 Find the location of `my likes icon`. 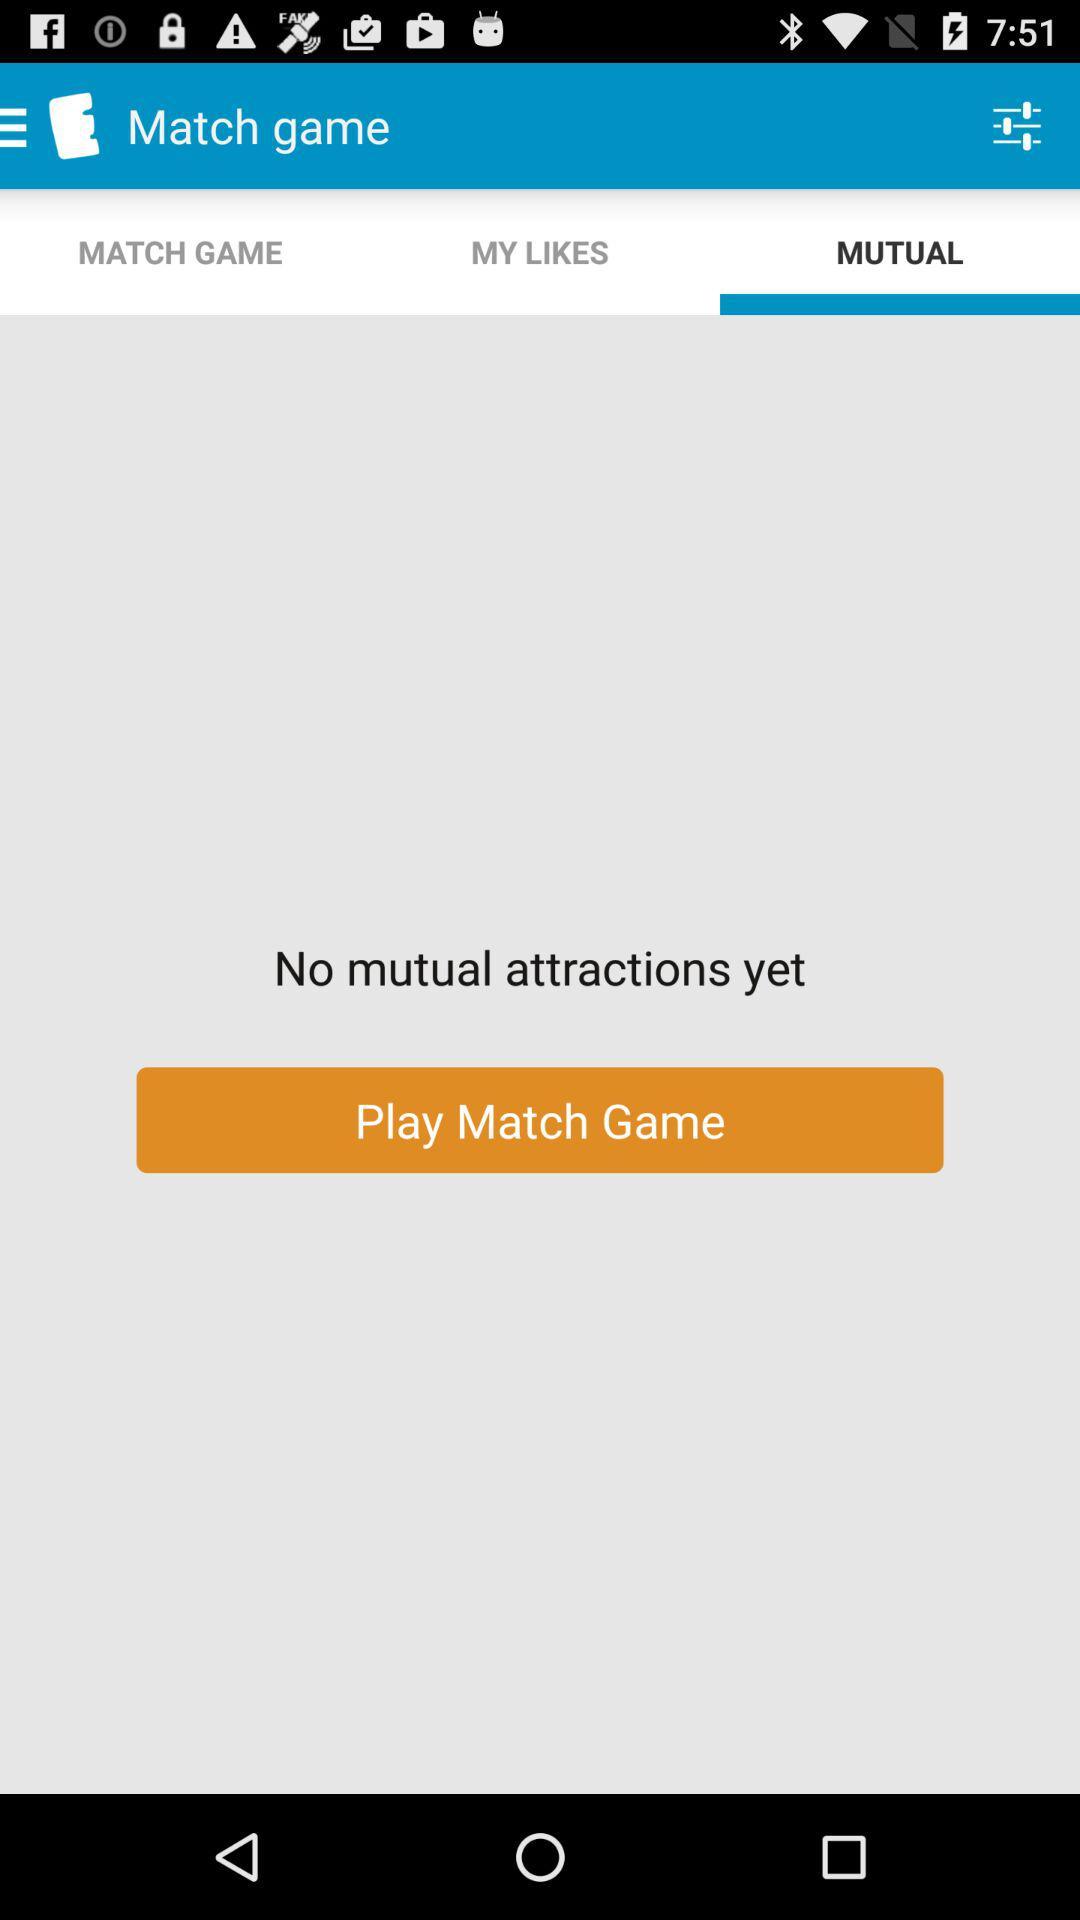

my likes icon is located at coordinates (540, 251).